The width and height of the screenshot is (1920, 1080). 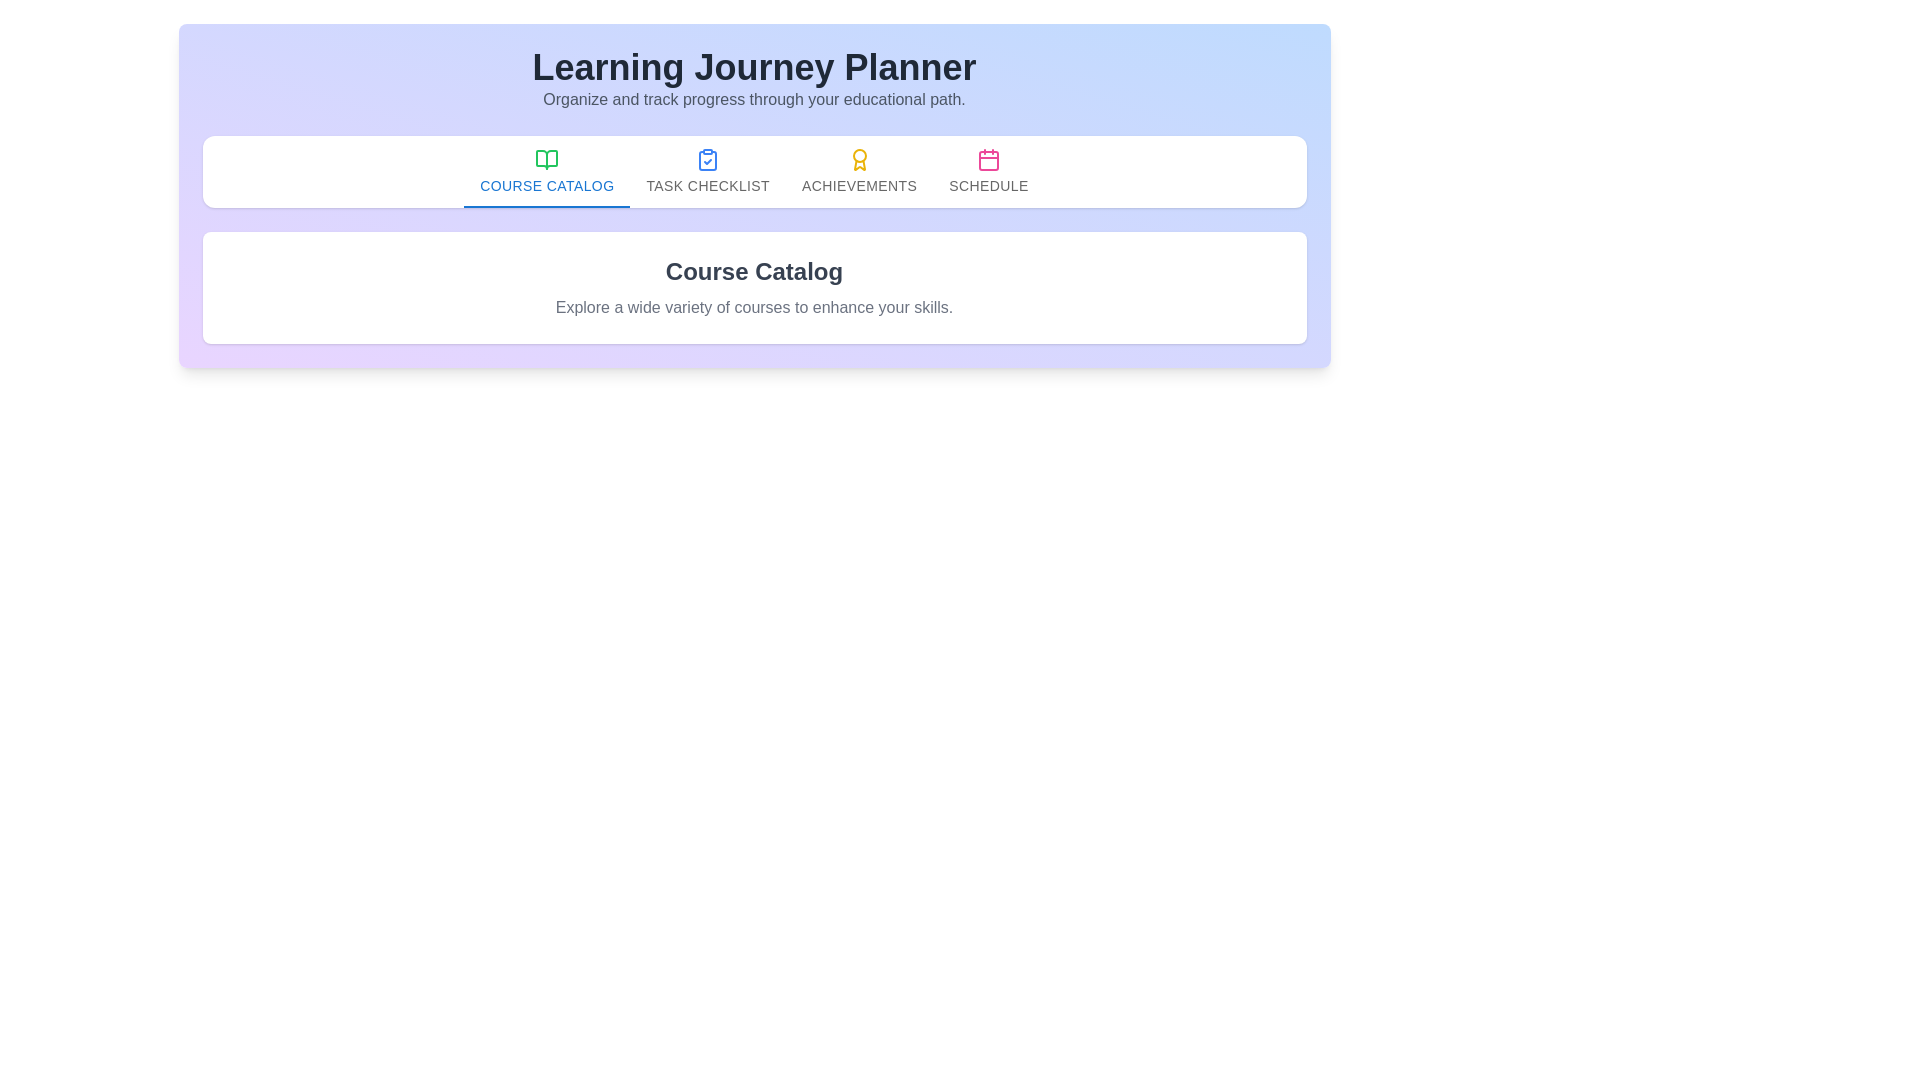 What do you see at coordinates (708, 171) in the screenshot?
I see `the second tab in the horizontal tab list` at bounding box center [708, 171].